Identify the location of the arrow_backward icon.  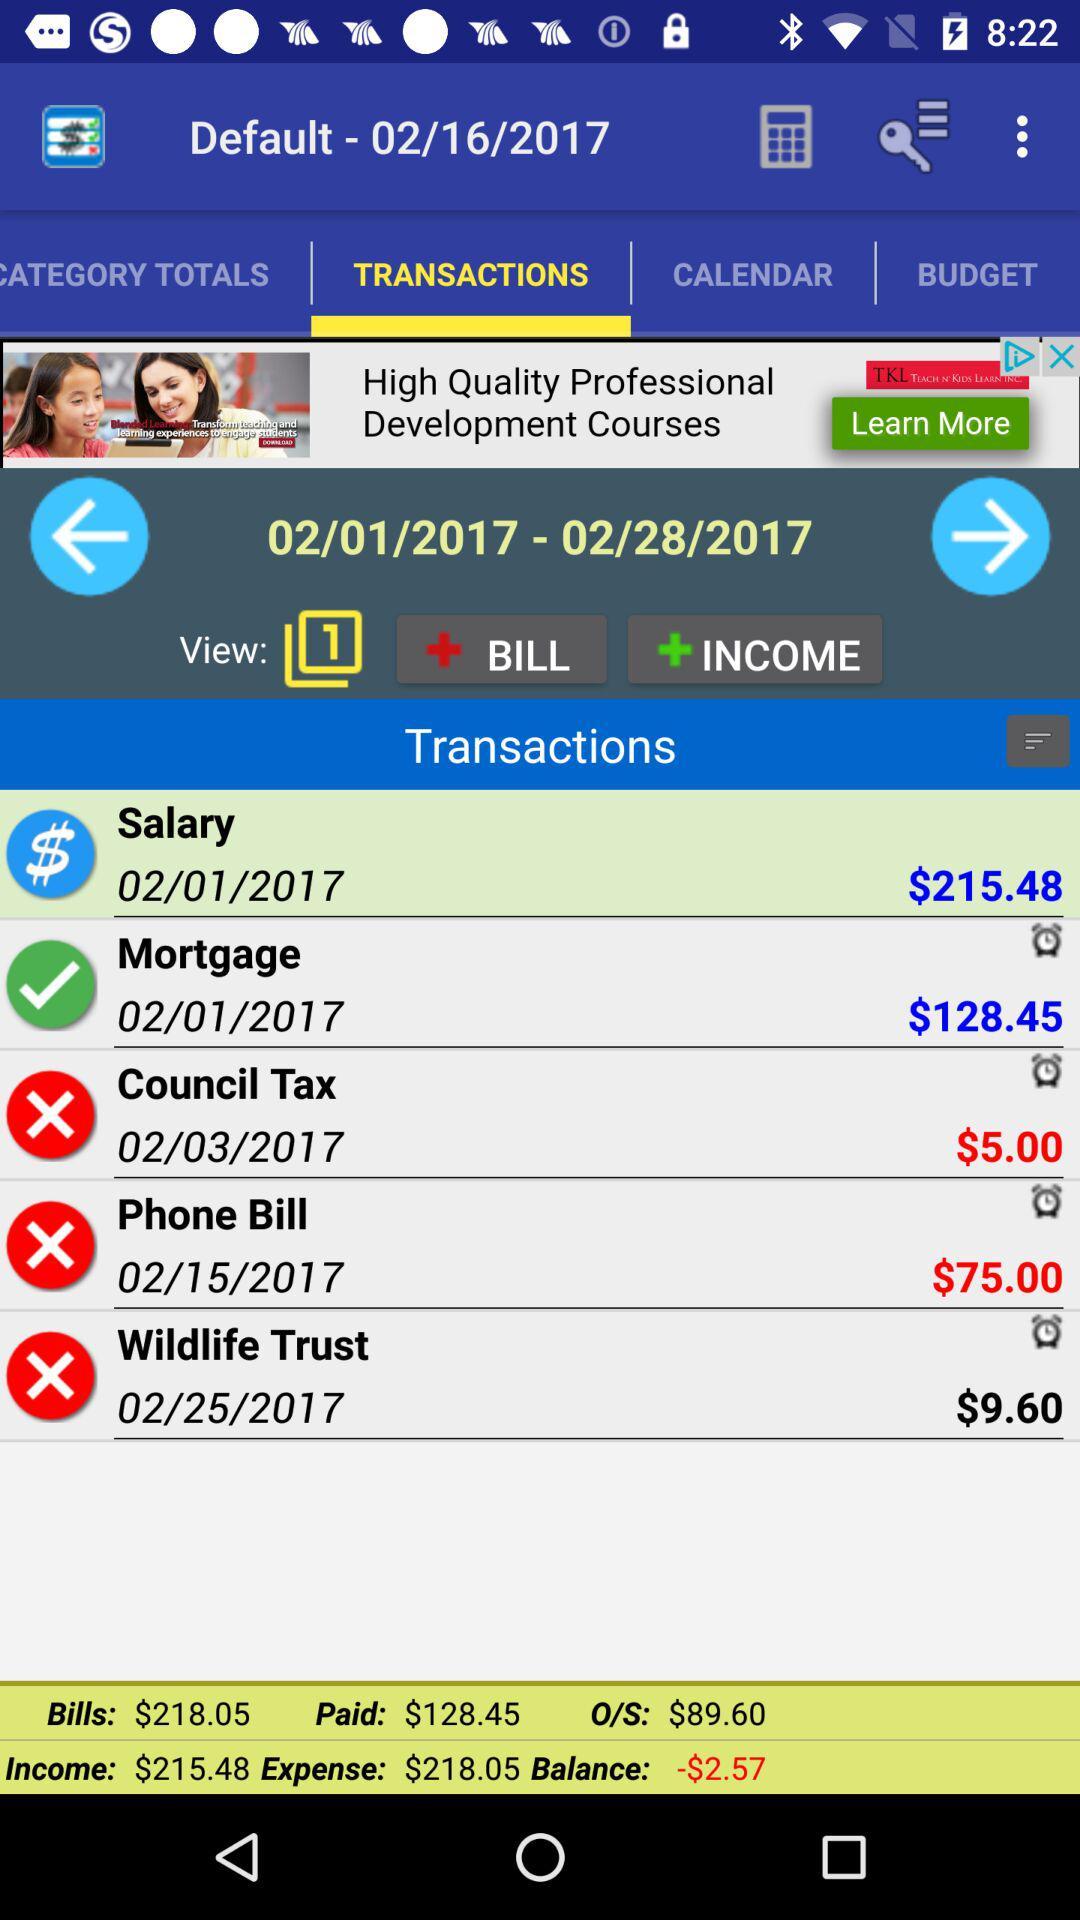
(88, 536).